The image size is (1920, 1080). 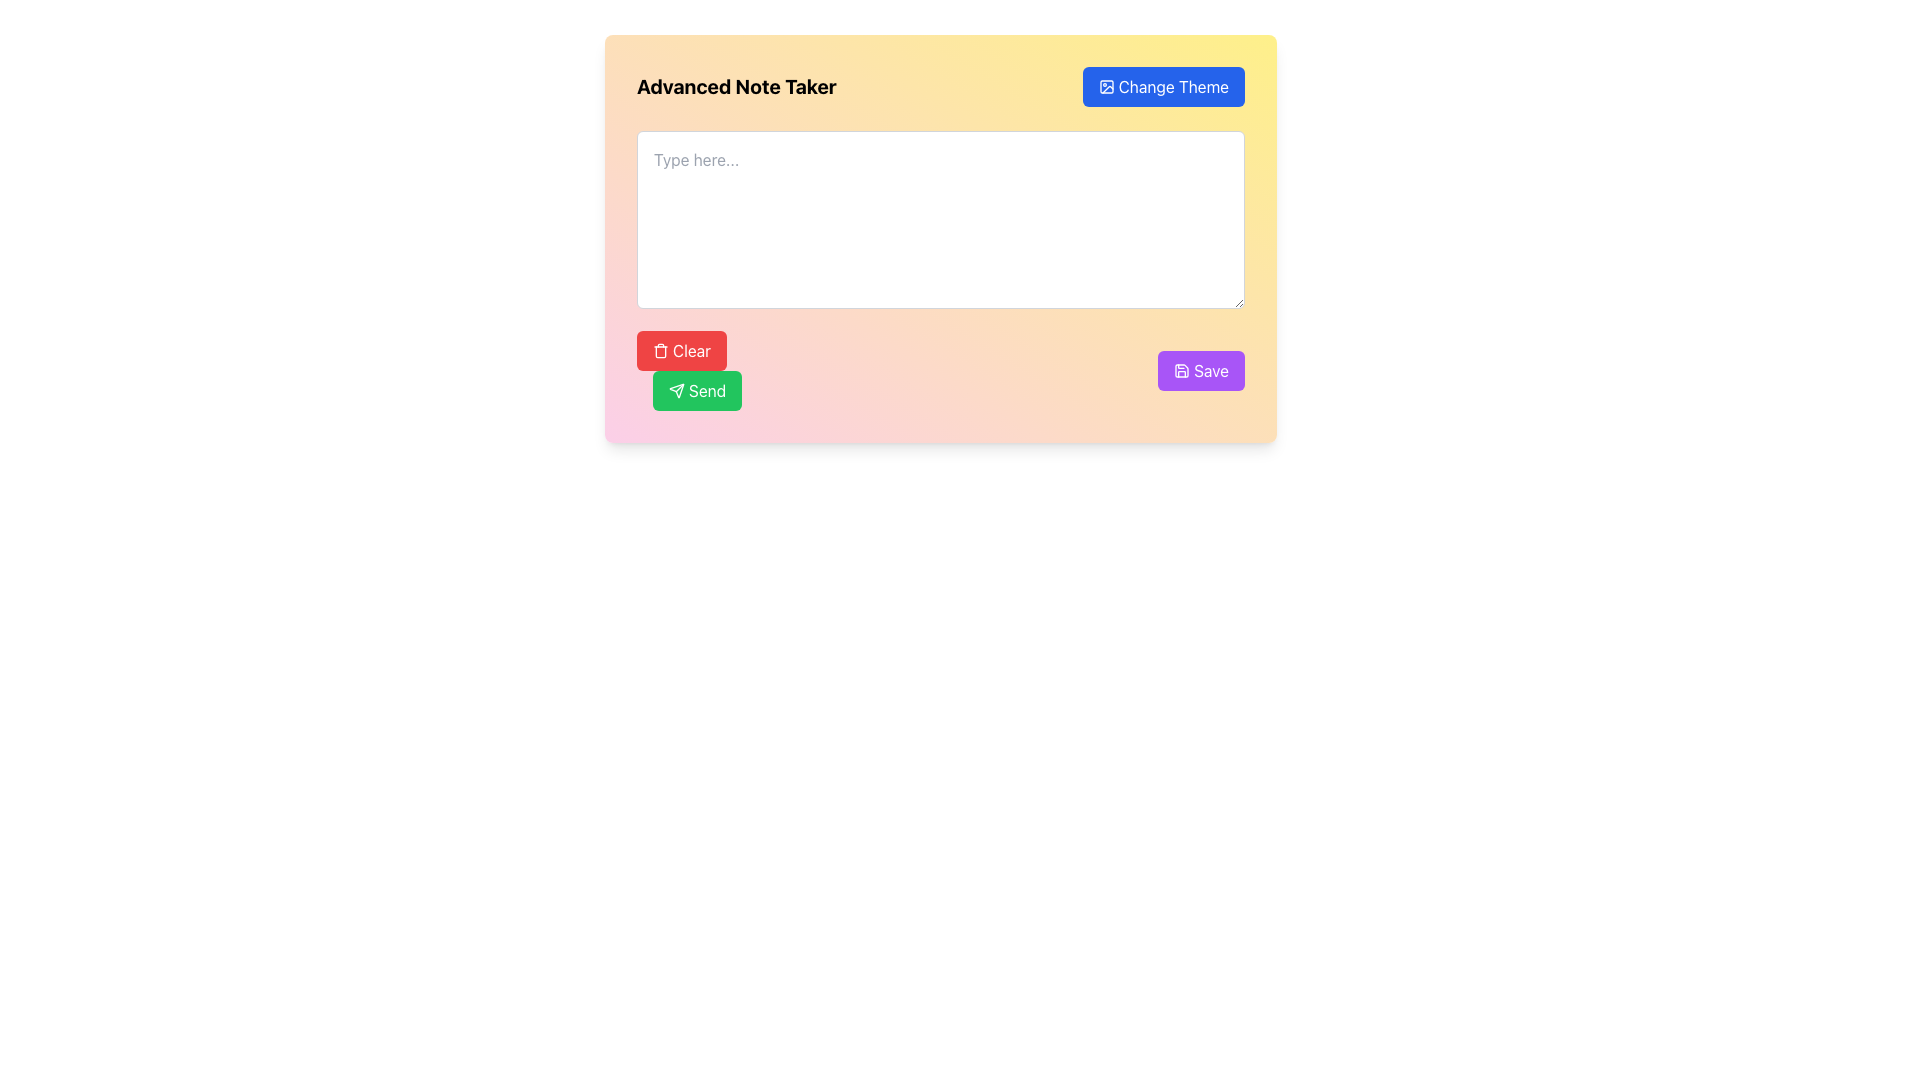 I want to click on the save button, which is the third button in the sequence located to the right of the 'Send' button, so click(x=1200, y=370).